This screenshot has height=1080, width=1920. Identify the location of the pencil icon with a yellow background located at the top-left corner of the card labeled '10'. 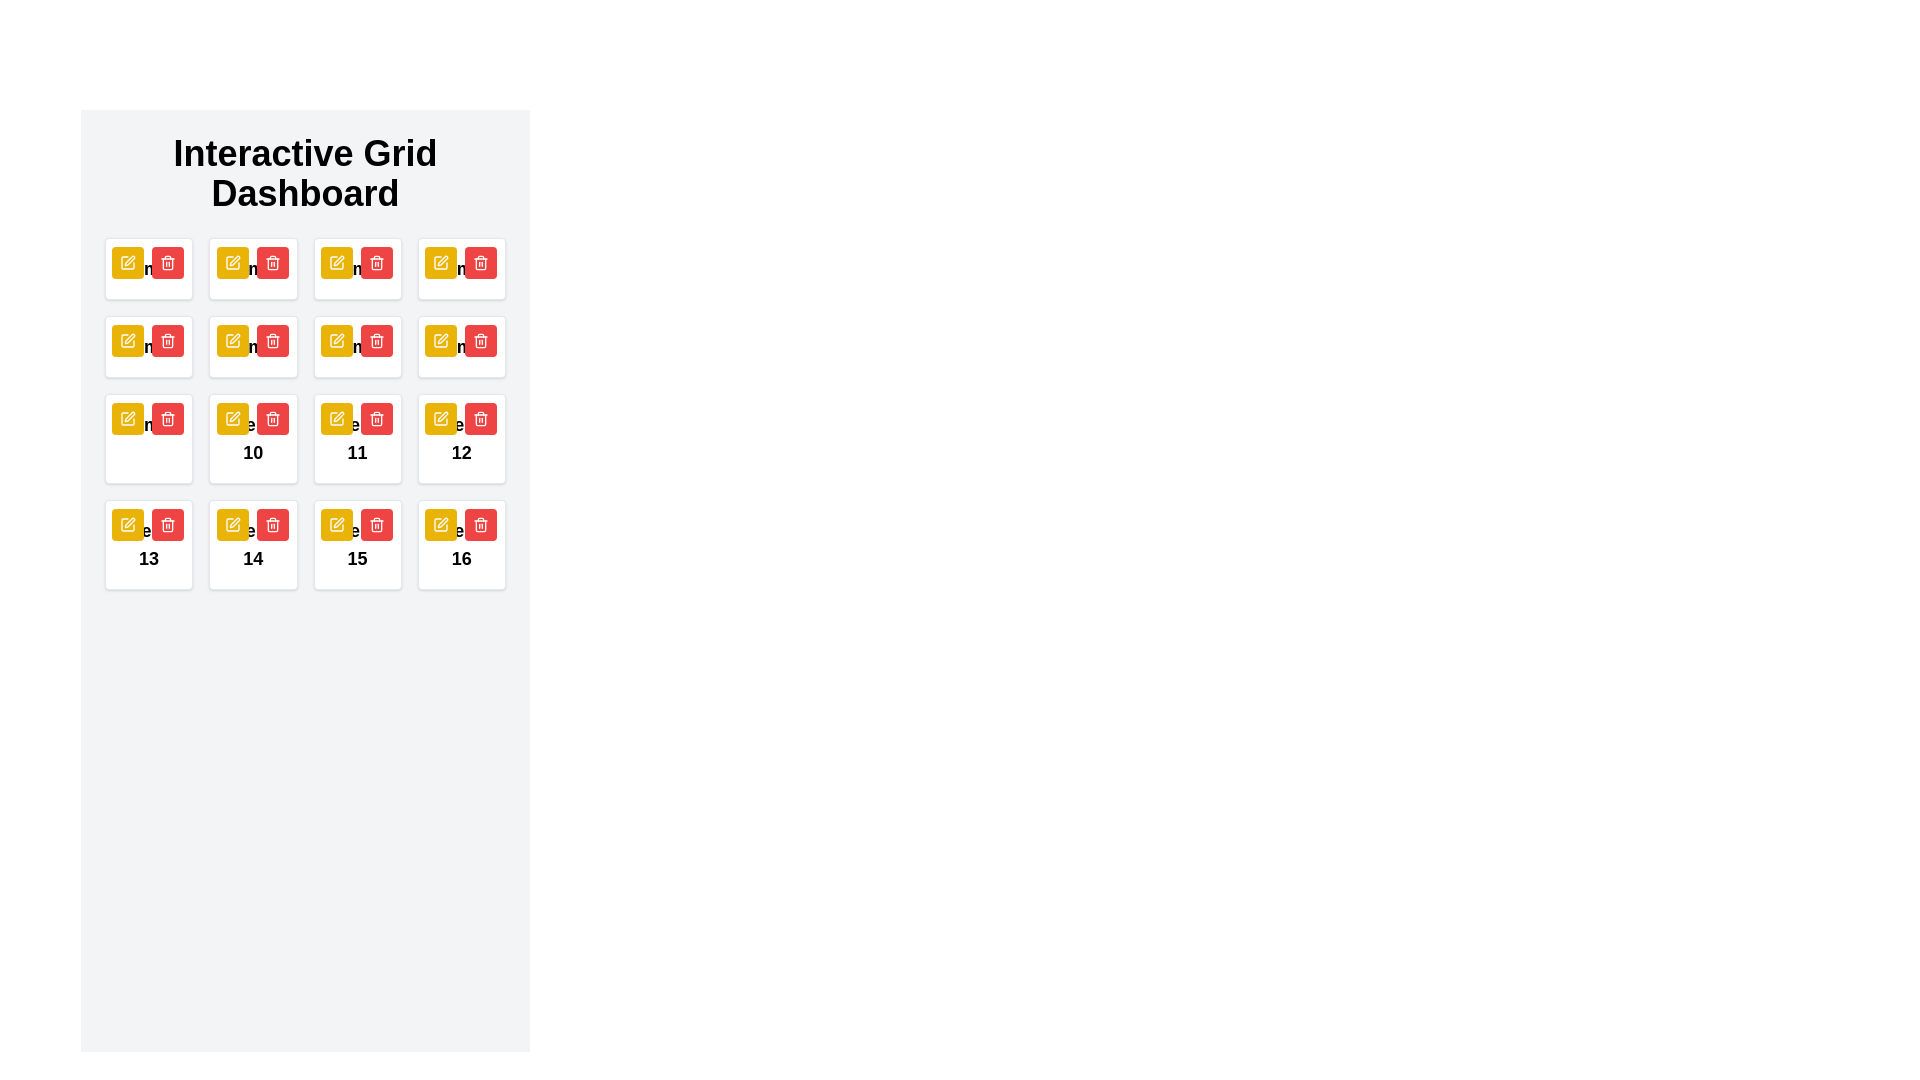
(232, 339).